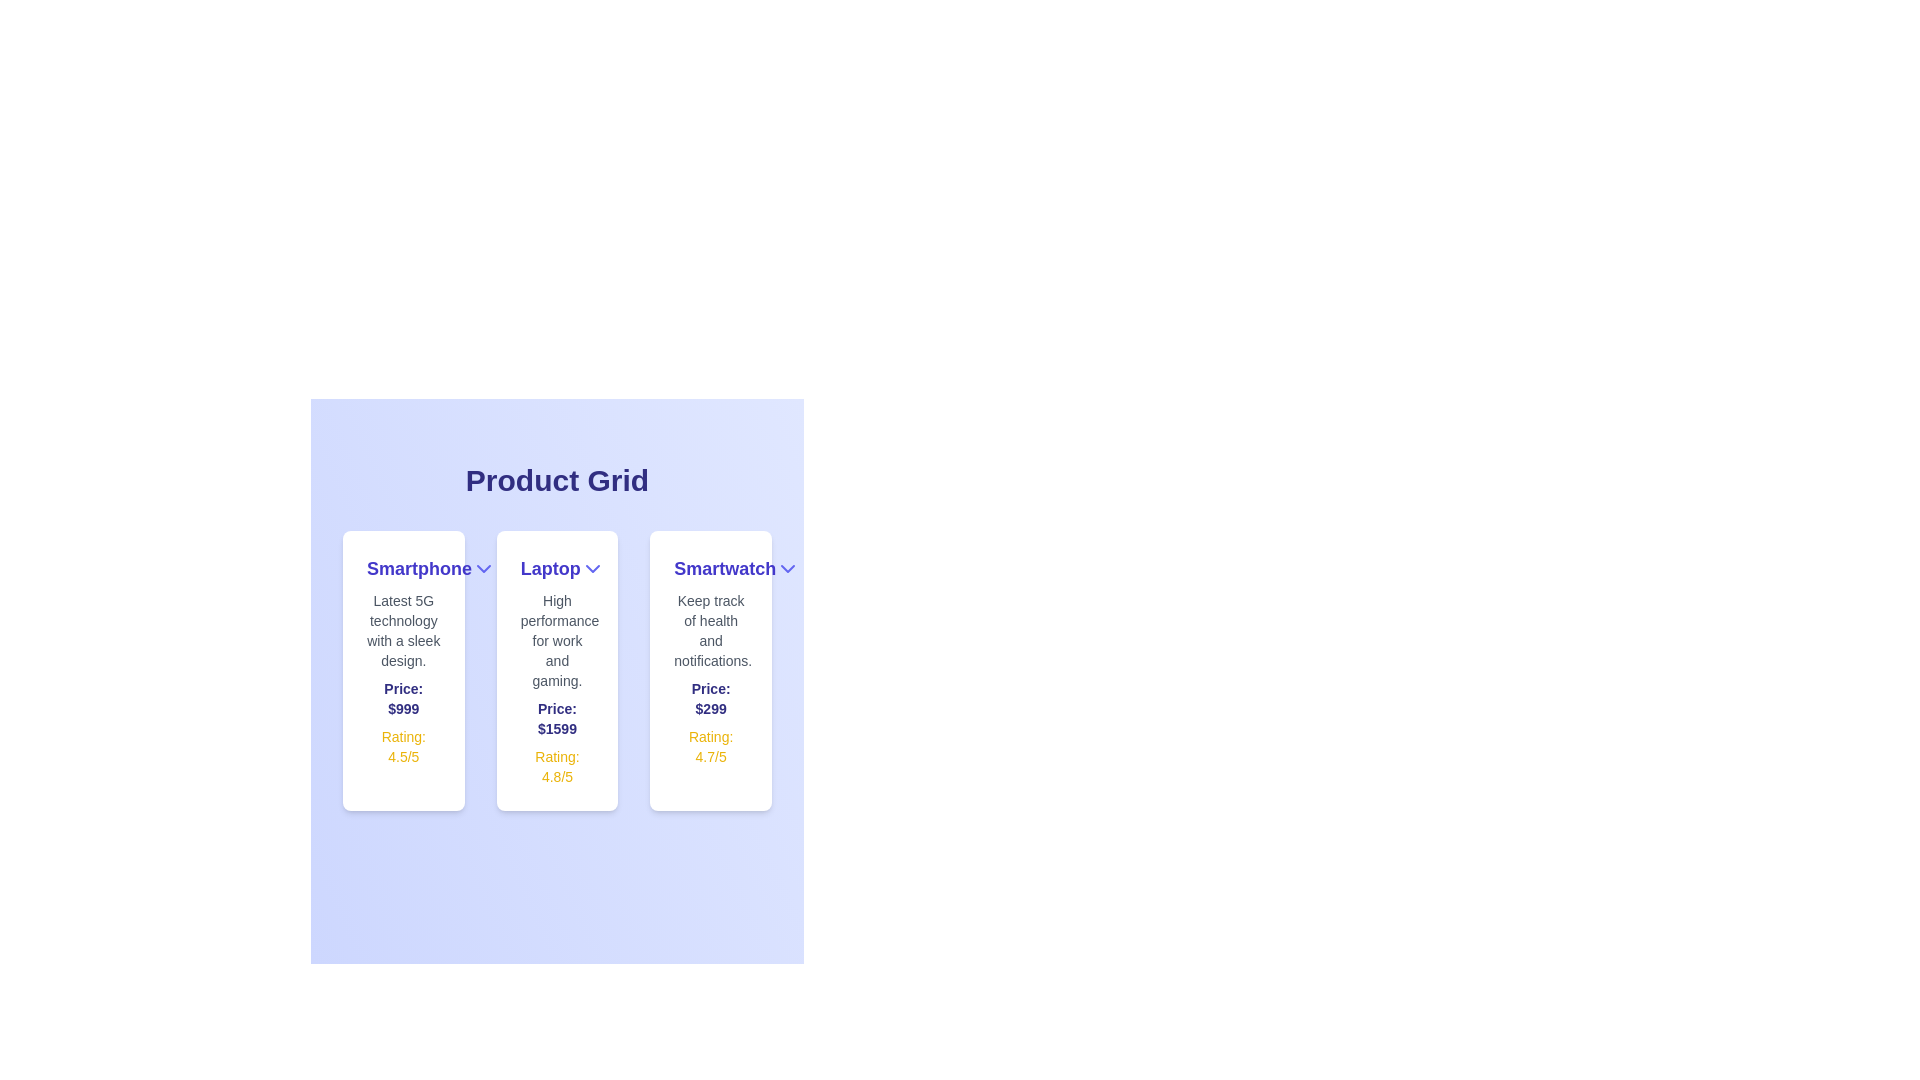  I want to click on rating text displayed for the laptop, located below the 'Price: $1599' element within the 'Laptop' card in the product grid, so click(557, 766).